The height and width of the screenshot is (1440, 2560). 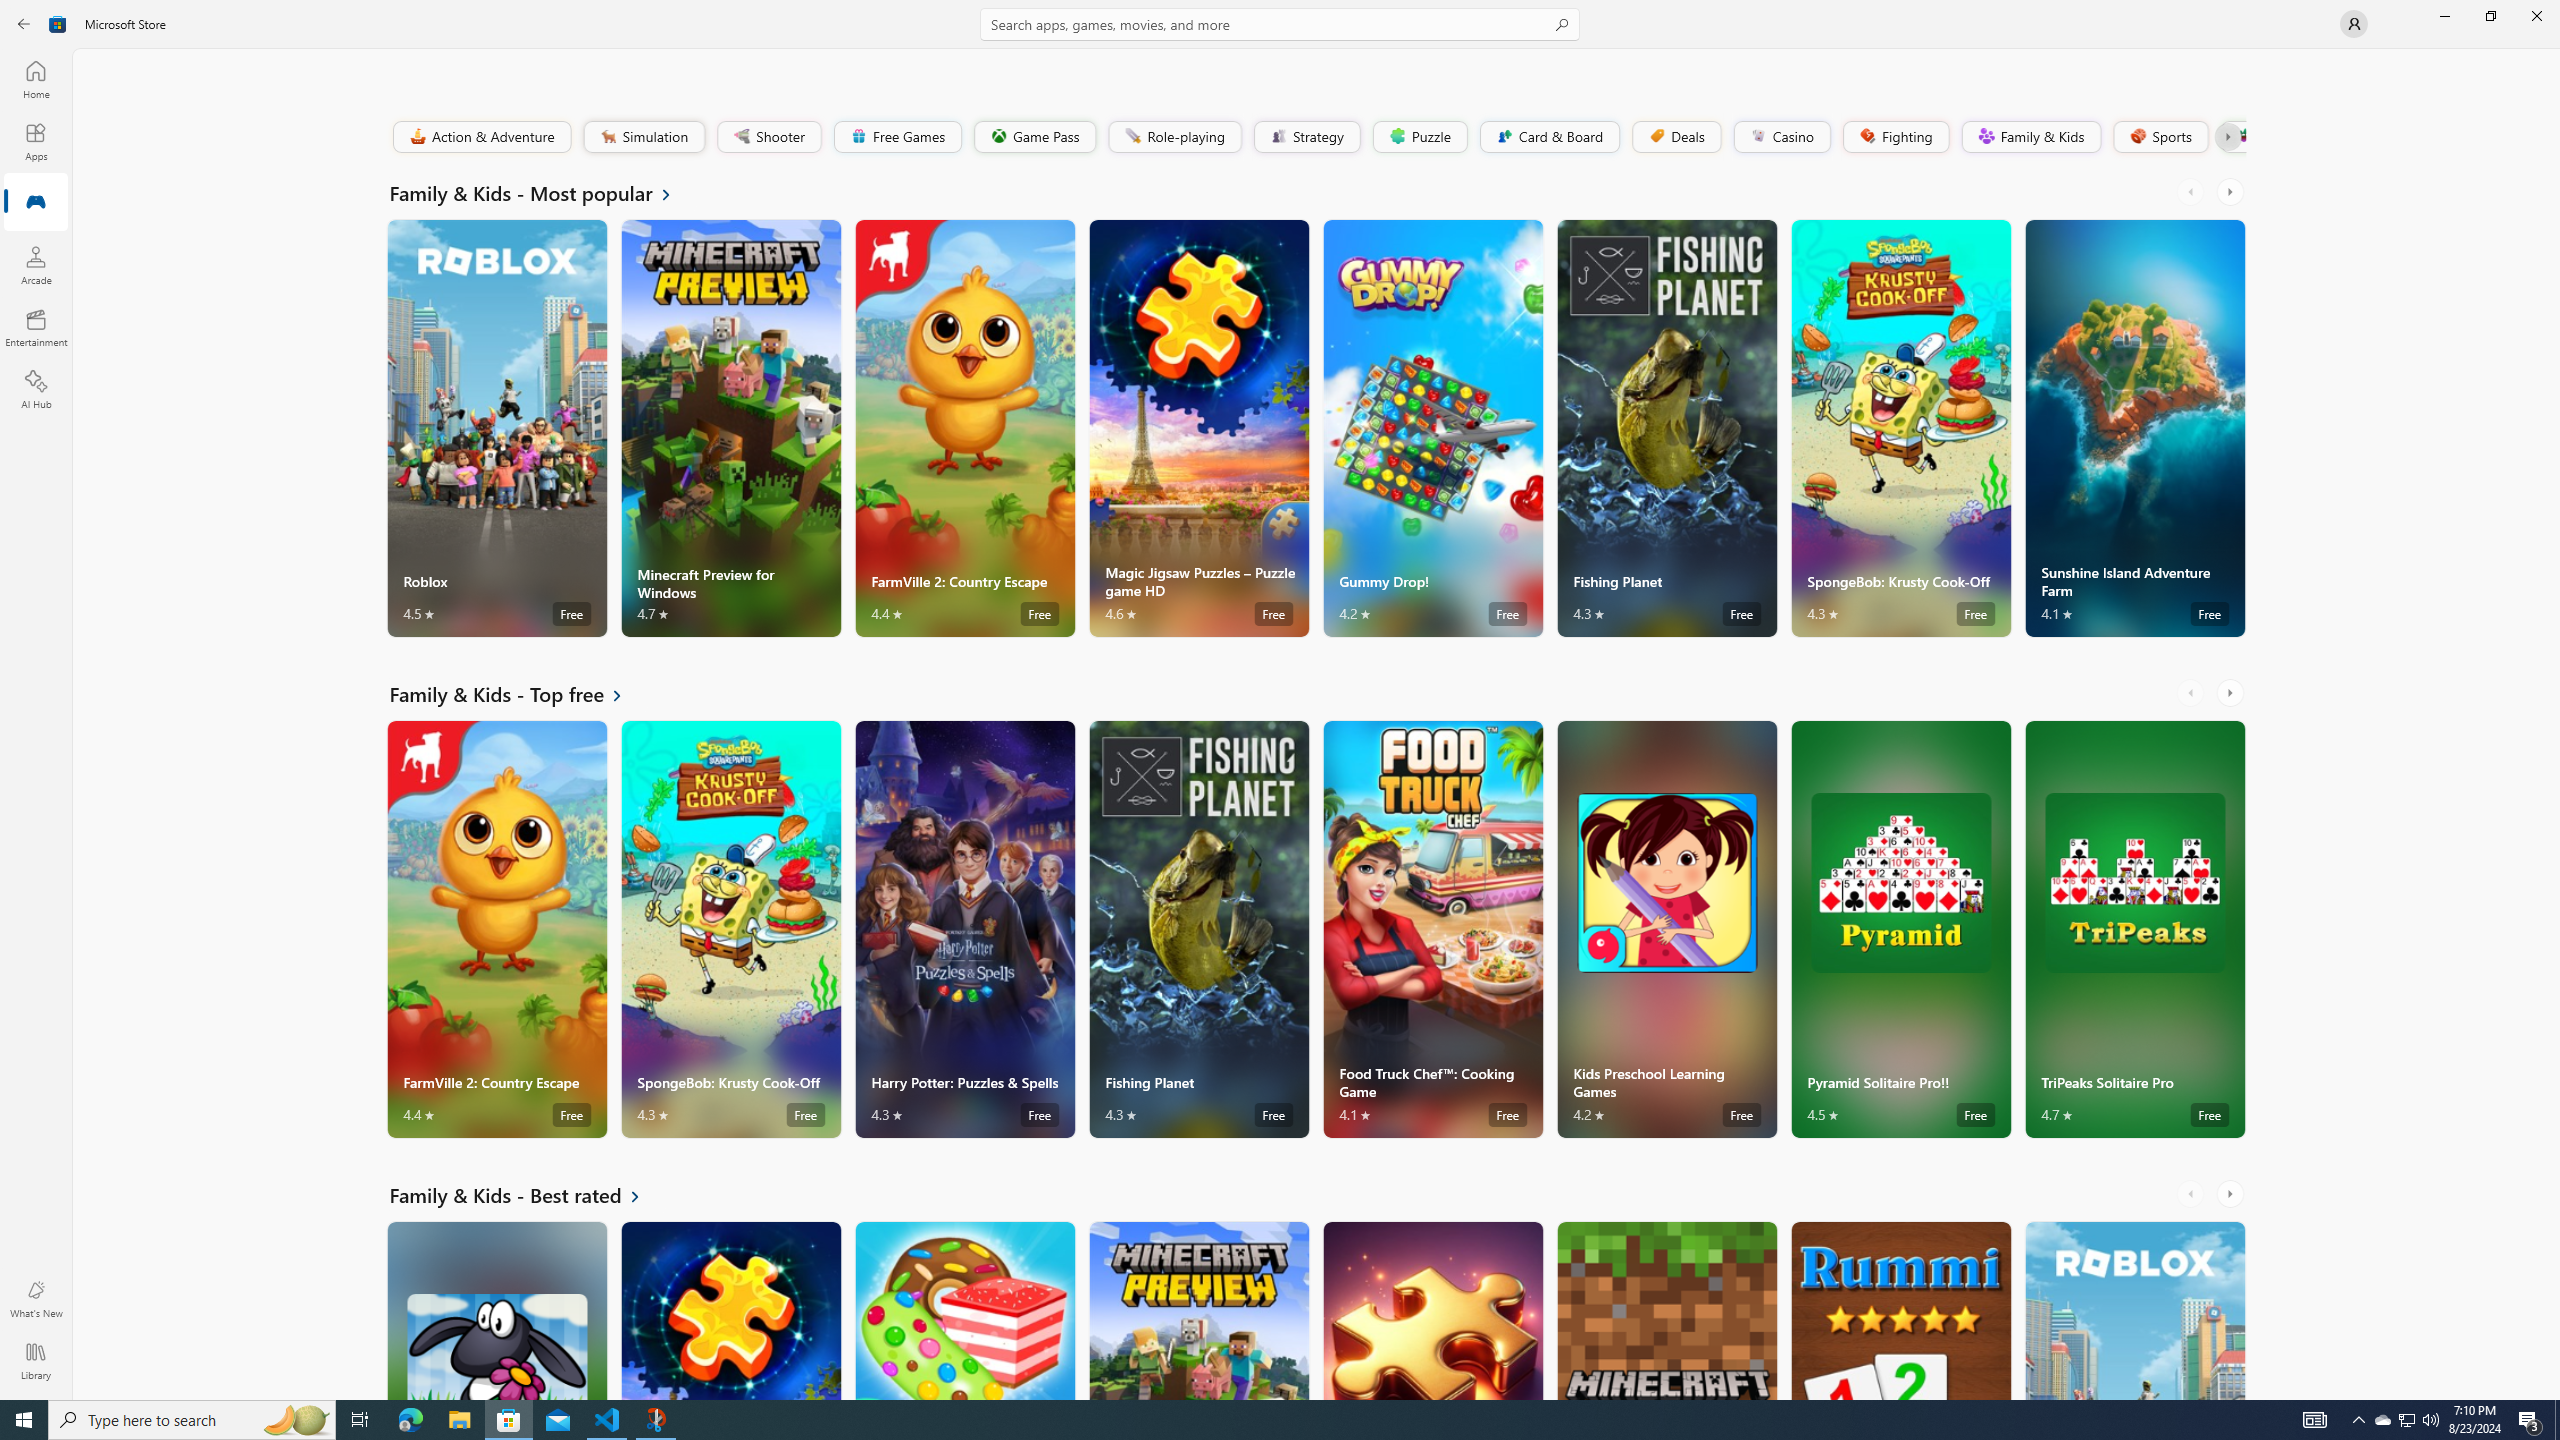 What do you see at coordinates (2192, 1192) in the screenshot?
I see `'AutomationID: LeftScrollButton'` at bounding box center [2192, 1192].